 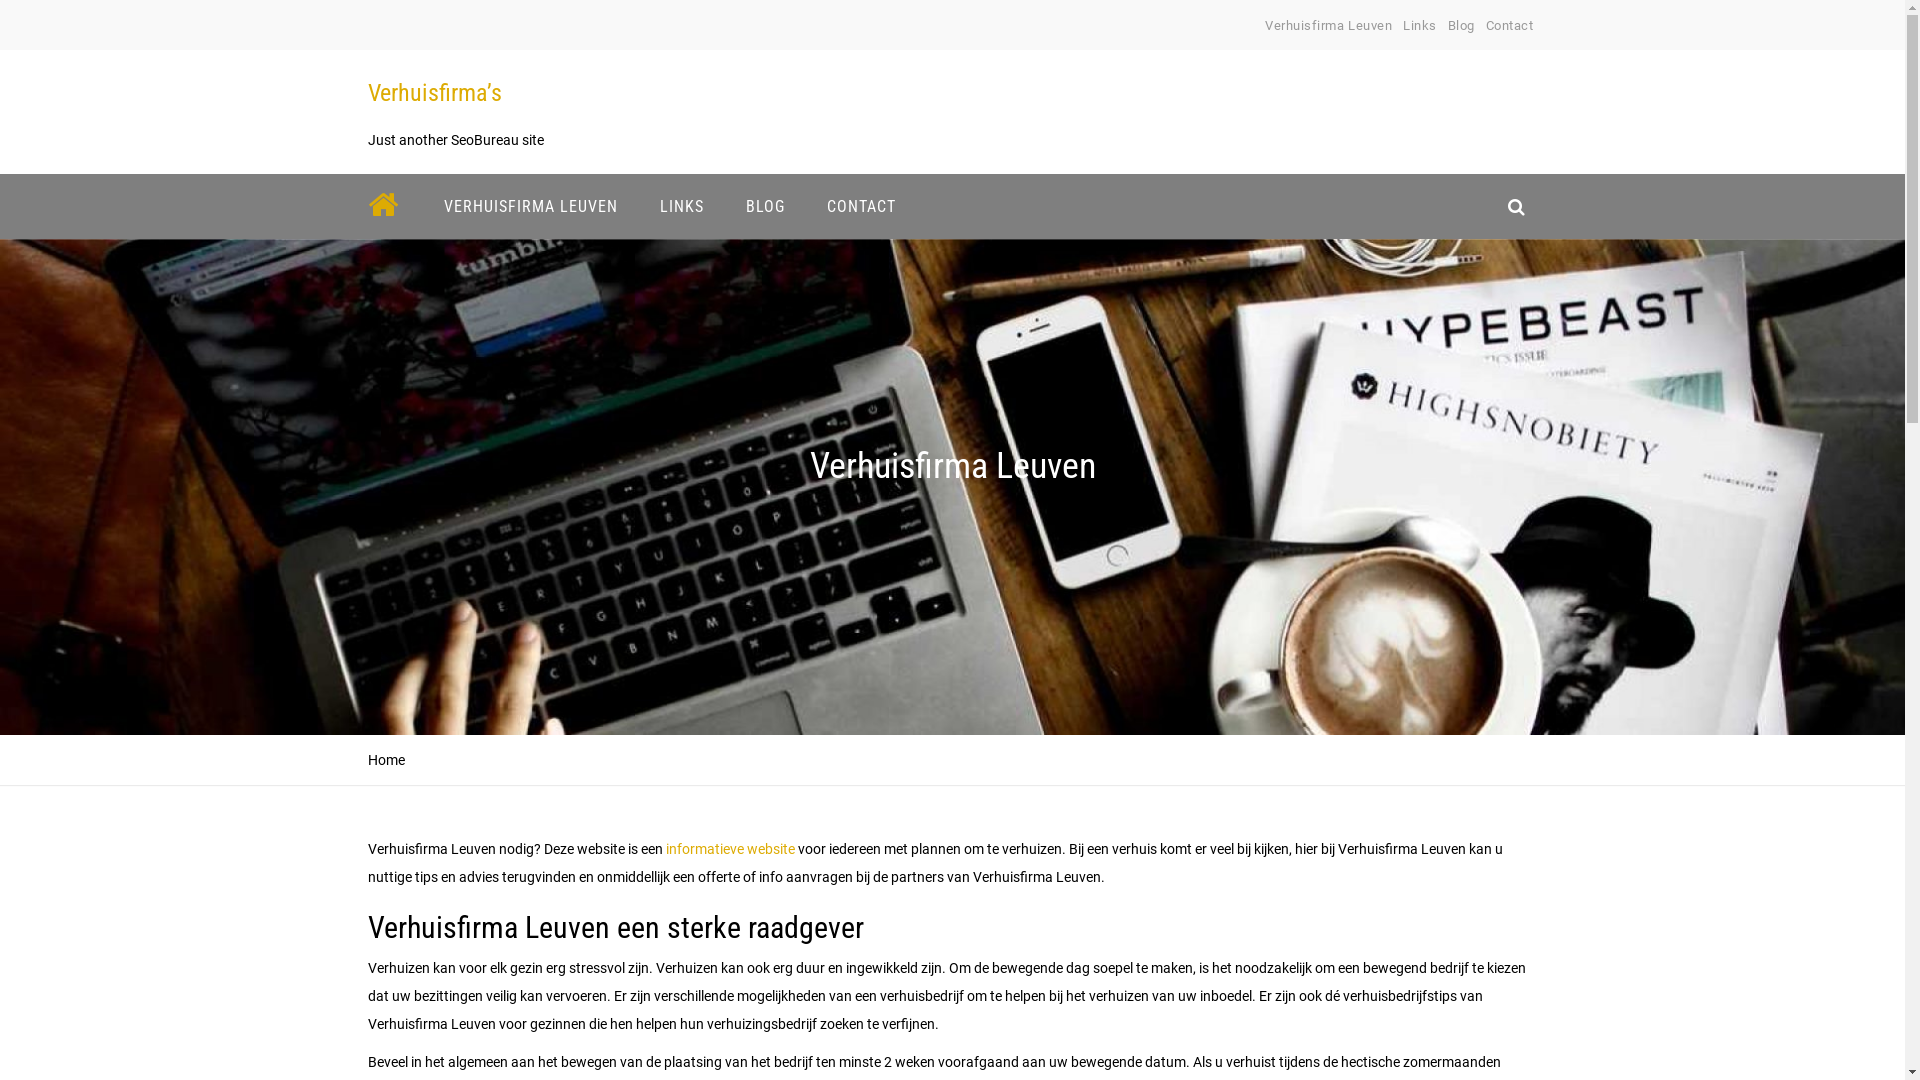 I want to click on 'informatieve website', so click(x=662, y=848).